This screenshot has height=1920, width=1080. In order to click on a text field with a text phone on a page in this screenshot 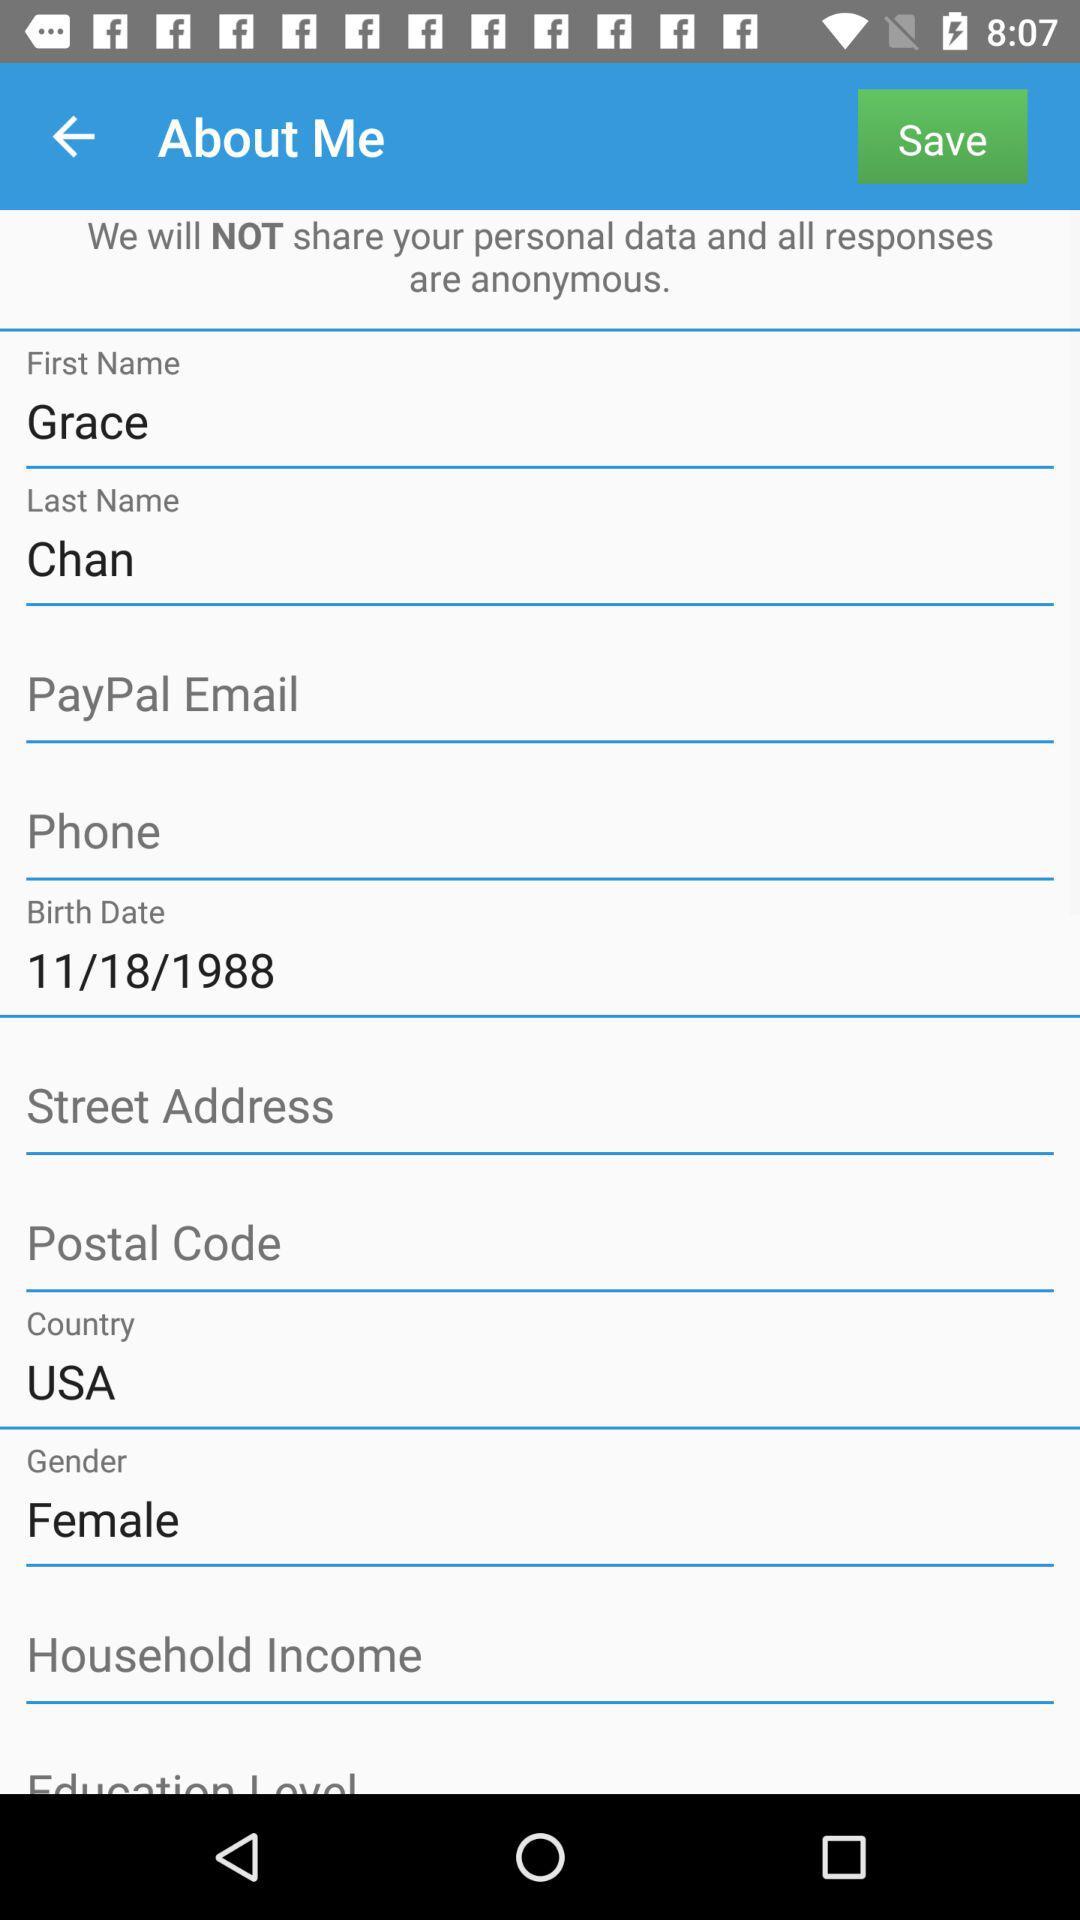, I will do `click(540, 831)`.